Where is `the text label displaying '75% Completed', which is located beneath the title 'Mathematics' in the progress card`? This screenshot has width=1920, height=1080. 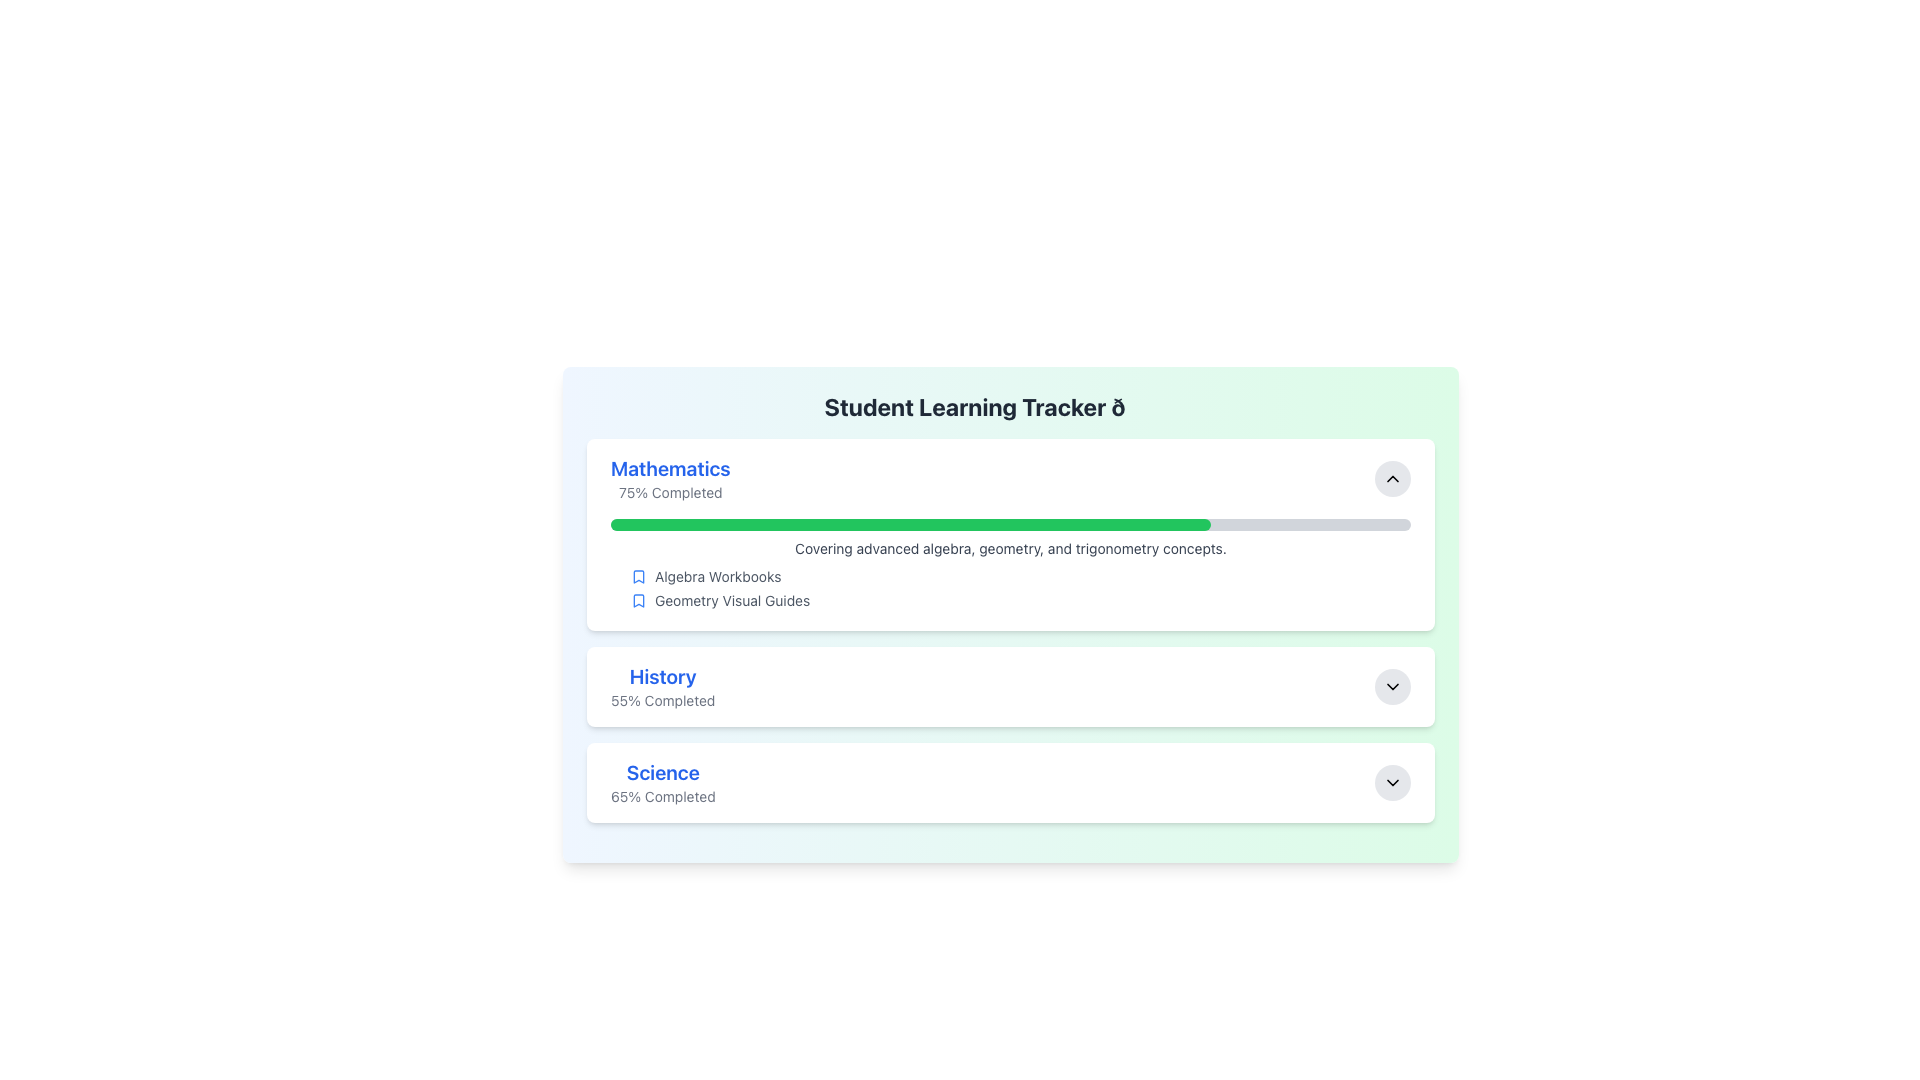 the text label displaying '75% Completed', which is located beneath the title 'Mathematics' in the progress card is located at coordinates (670, 493).